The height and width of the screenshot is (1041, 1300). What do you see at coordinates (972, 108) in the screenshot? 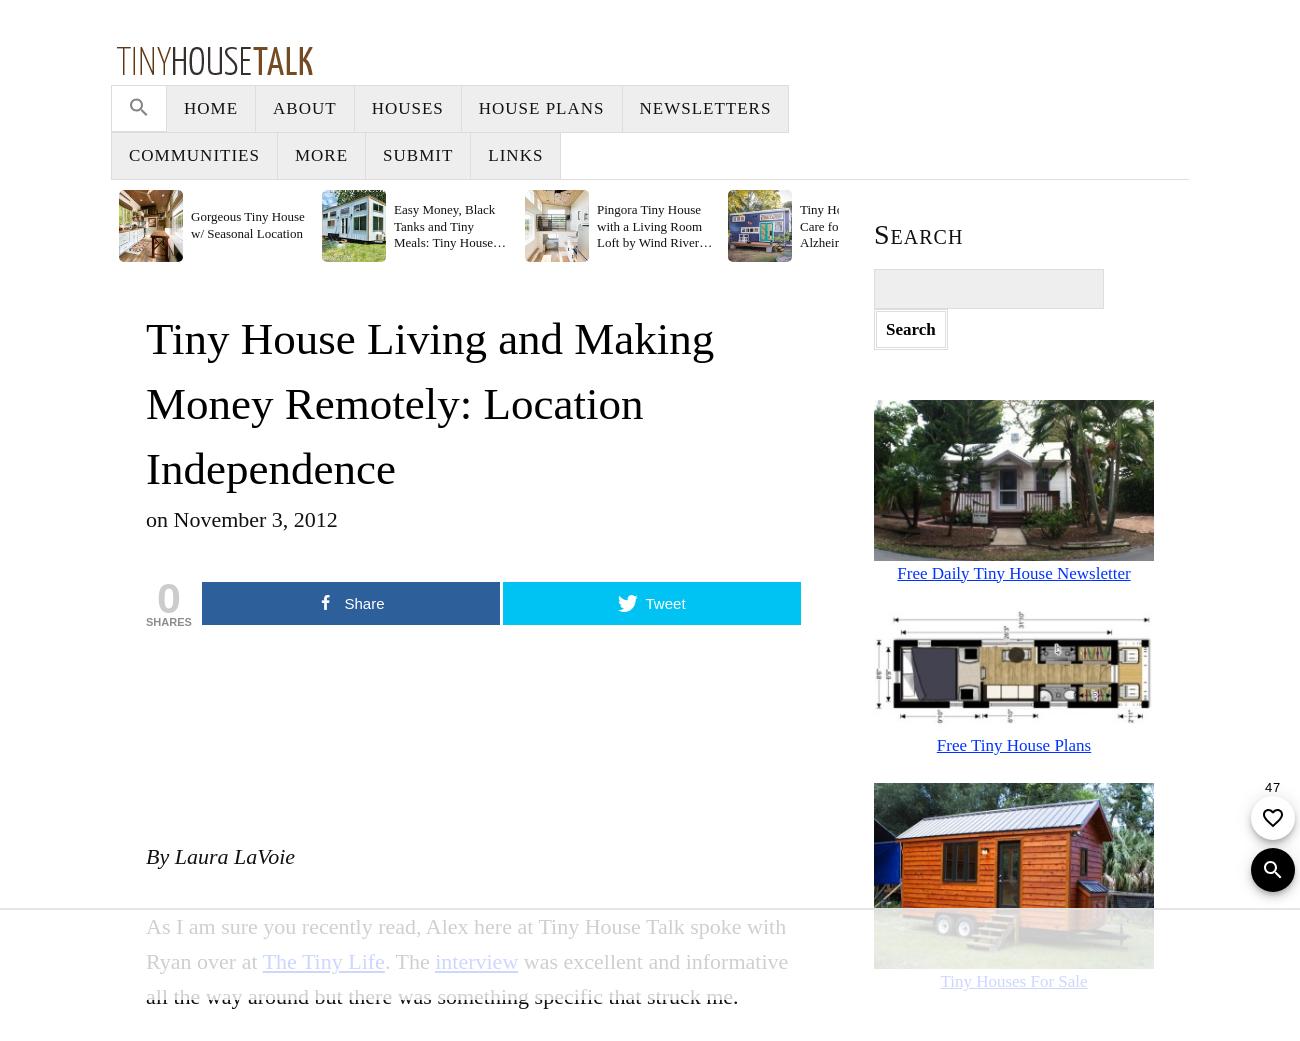
I see `'More'` at bounding box center [972, 108].